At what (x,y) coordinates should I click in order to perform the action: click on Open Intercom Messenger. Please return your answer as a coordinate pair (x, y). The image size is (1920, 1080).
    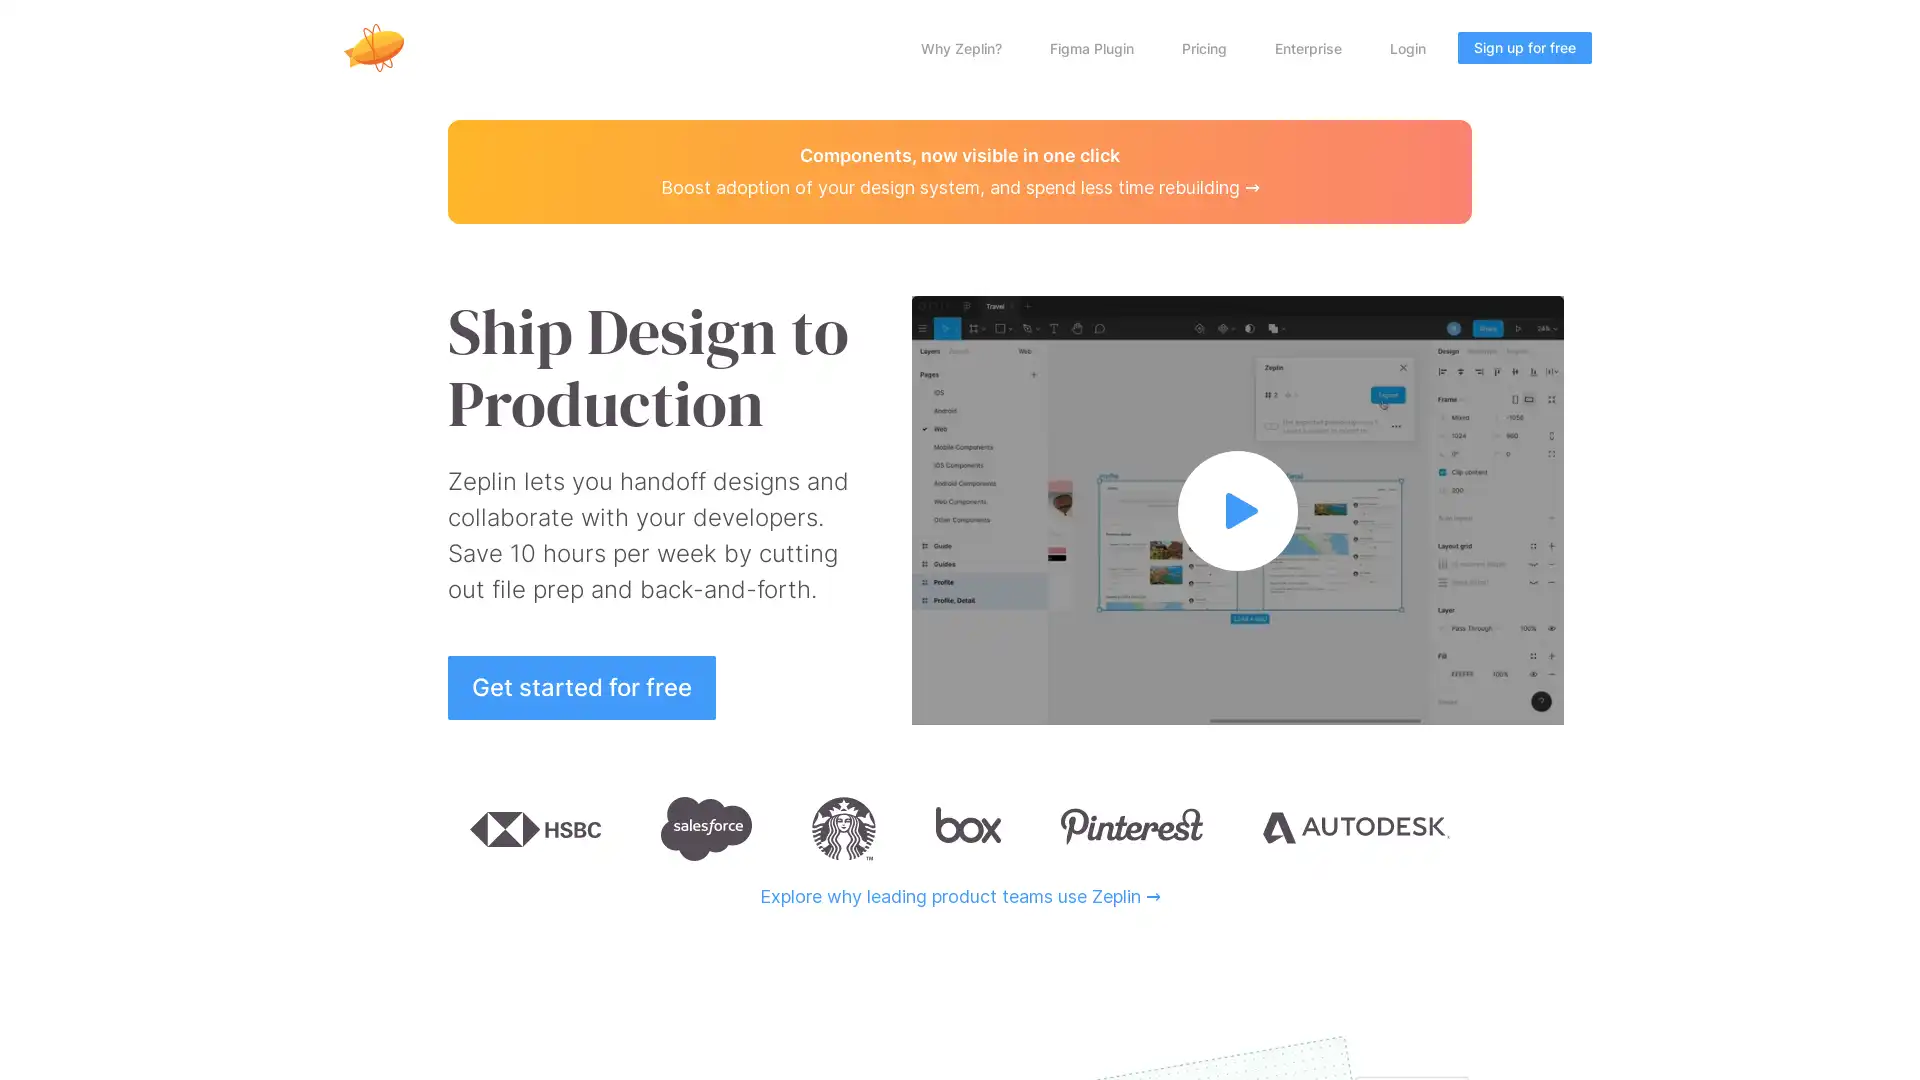
    Looking at the image, I should click on (1869, 1029).